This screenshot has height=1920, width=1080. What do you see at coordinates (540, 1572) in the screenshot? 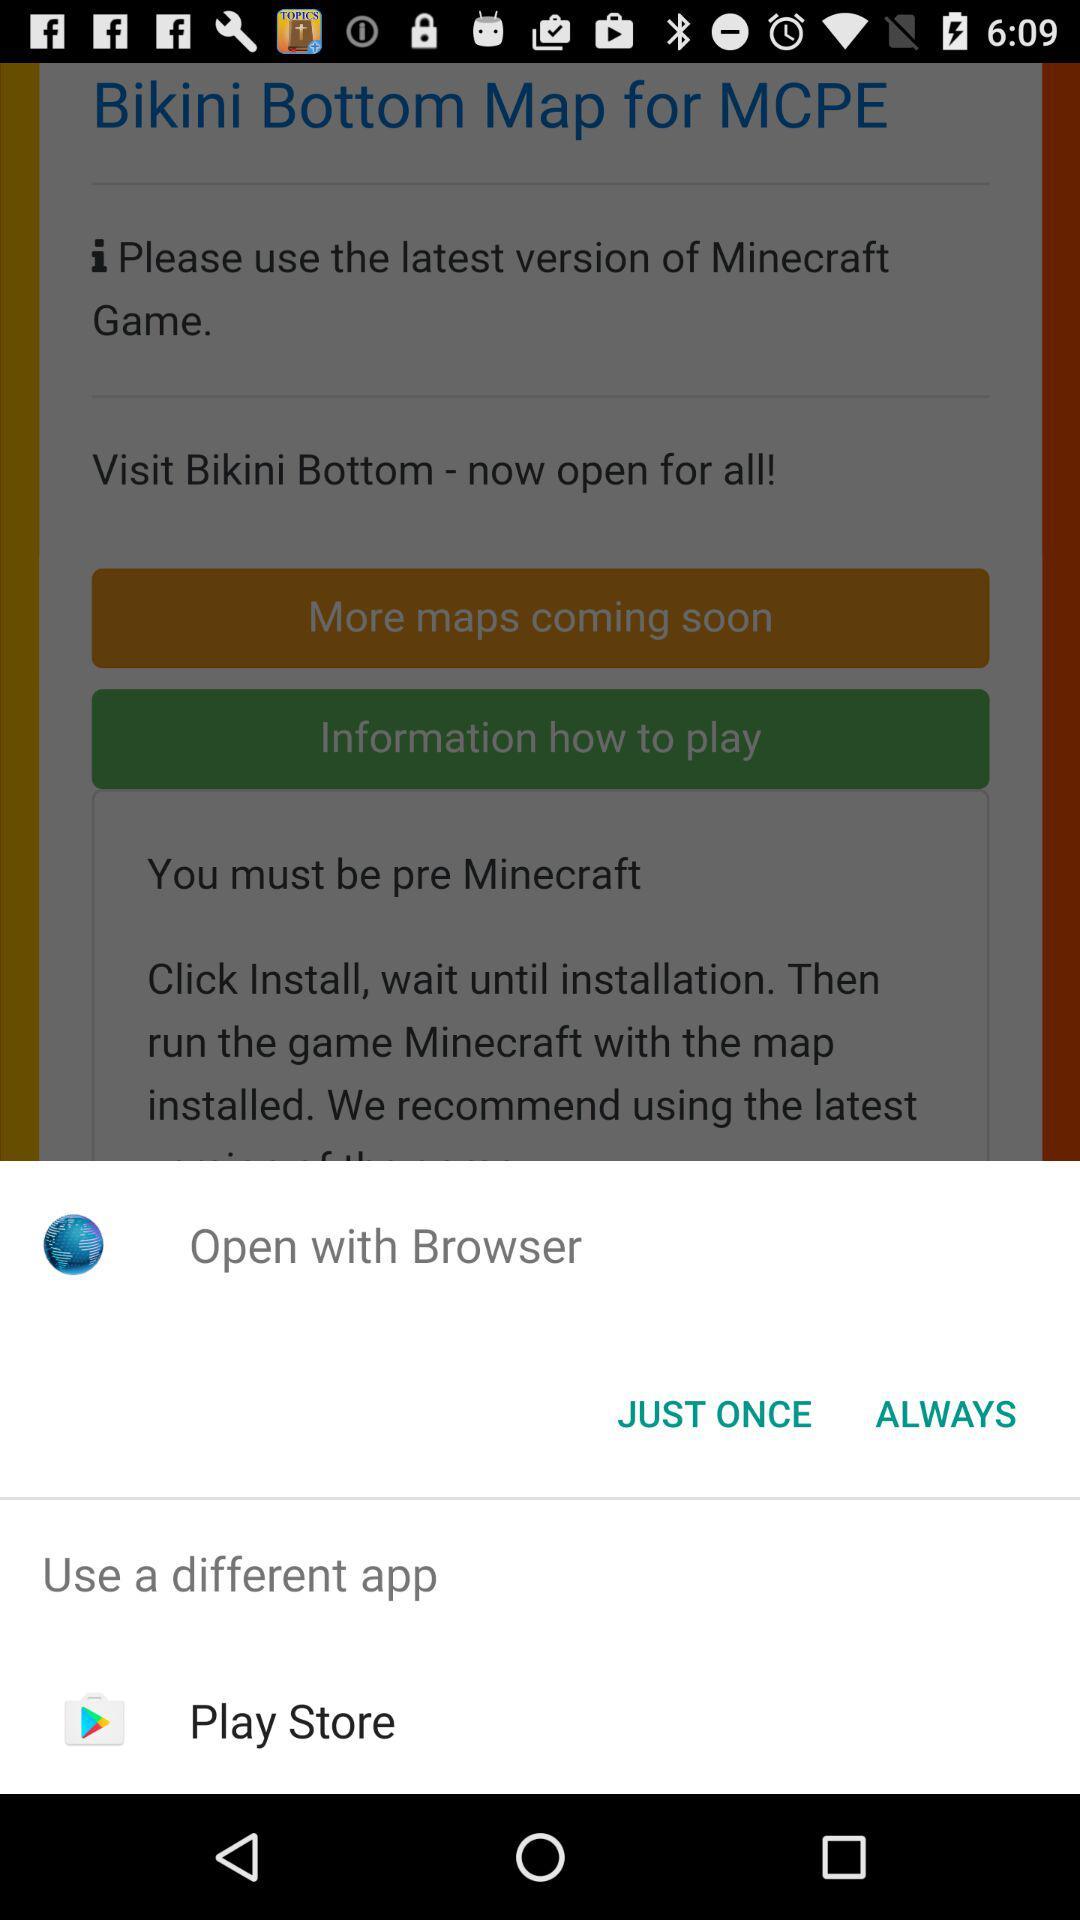
I see `use a different` at bounding box center [540, 1572].